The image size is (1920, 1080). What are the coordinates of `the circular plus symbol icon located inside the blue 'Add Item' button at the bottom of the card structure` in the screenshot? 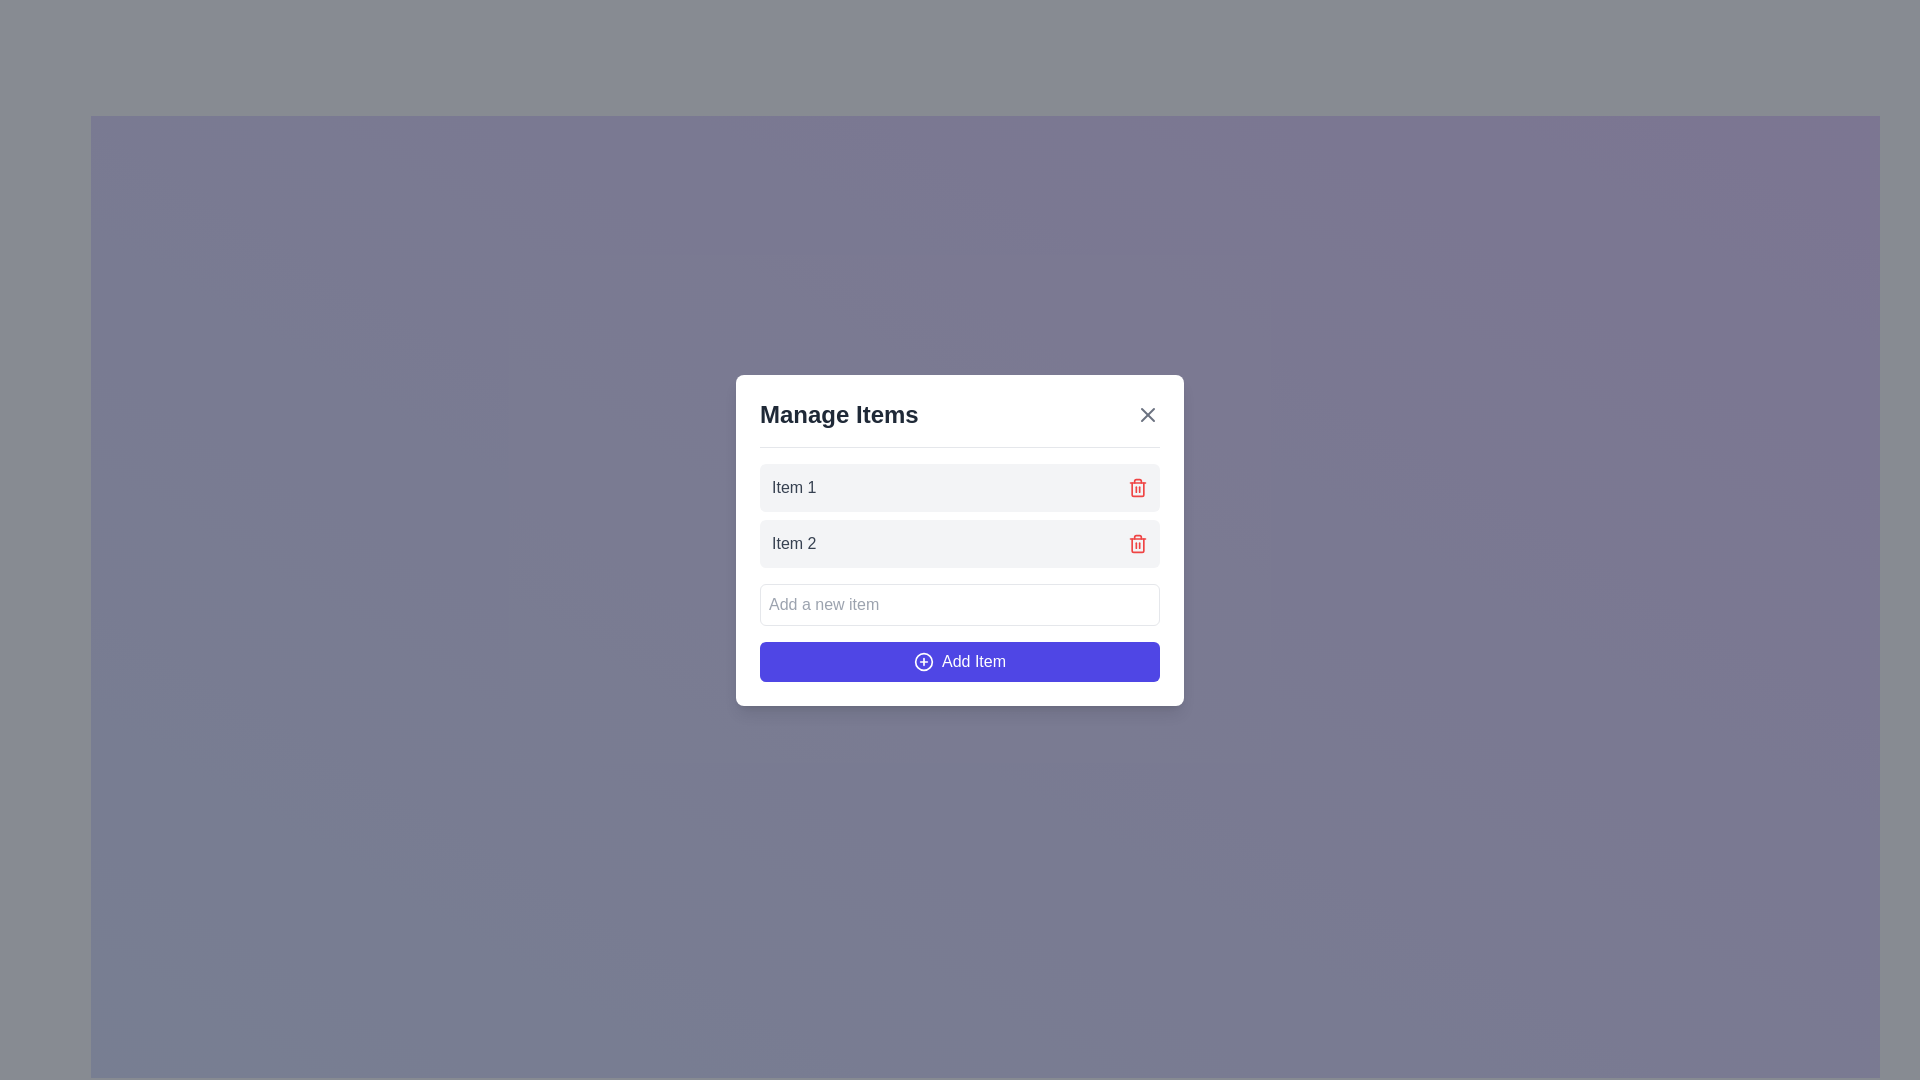 It's located at (922, 661).